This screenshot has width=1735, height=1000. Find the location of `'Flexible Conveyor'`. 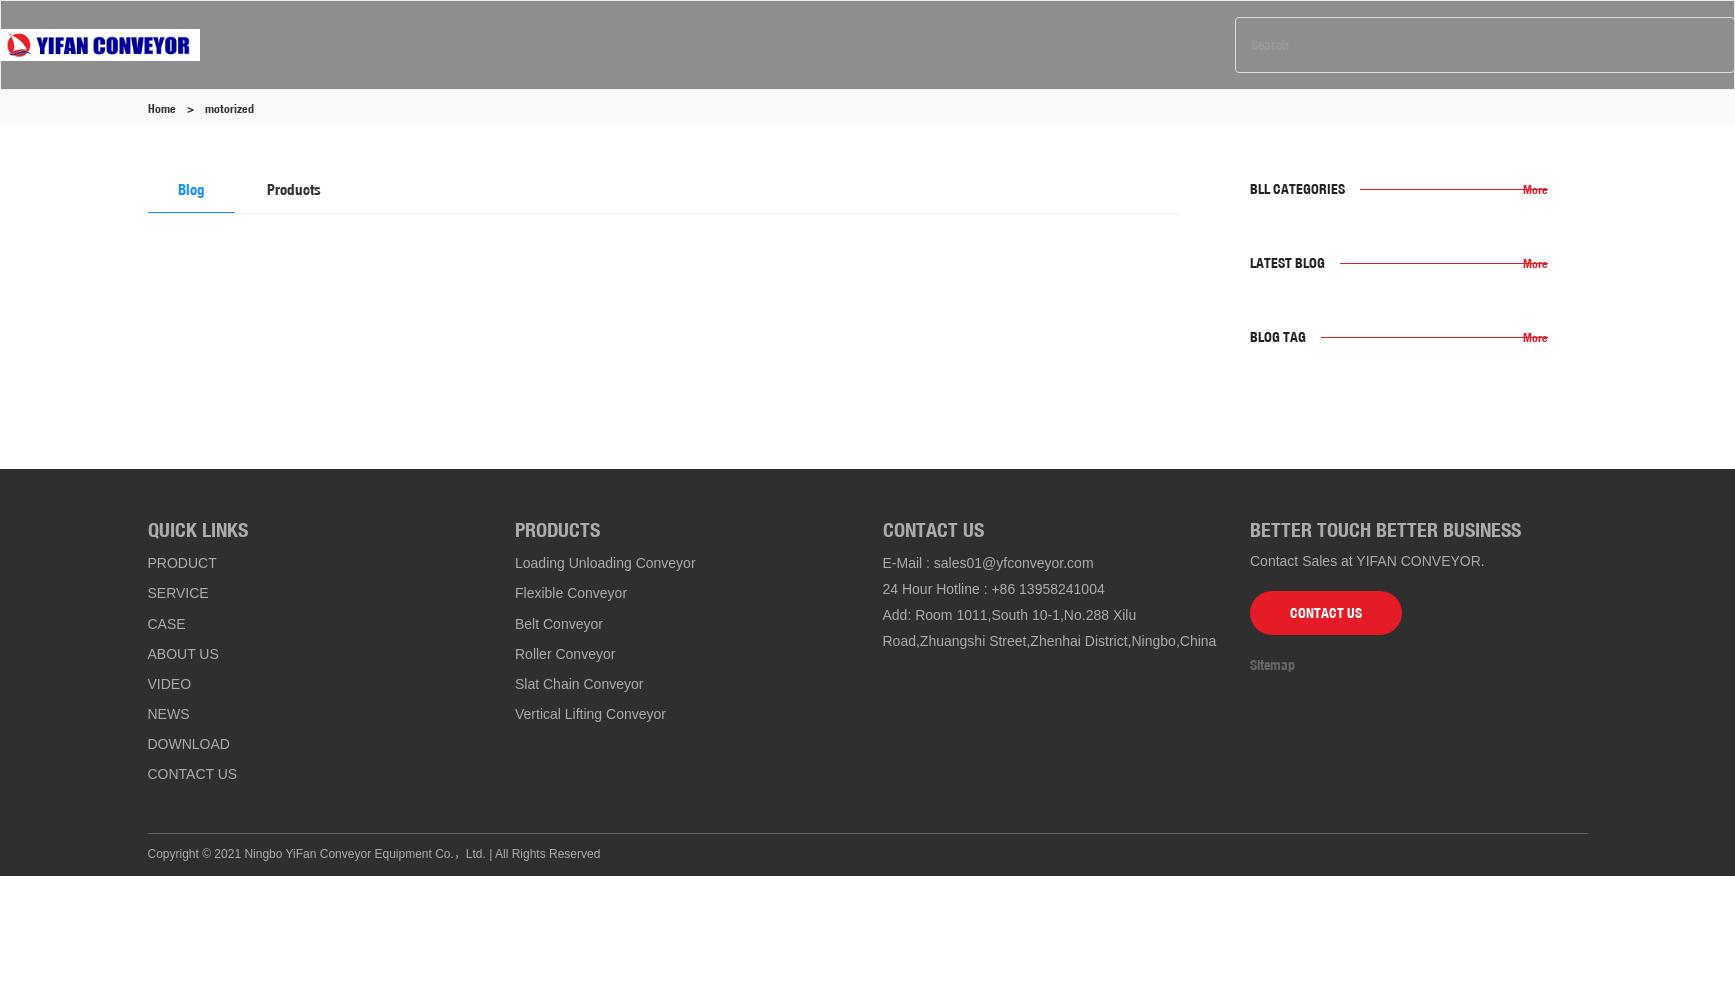

'Flexible Conveyor' is located at coordinates (570, 592).